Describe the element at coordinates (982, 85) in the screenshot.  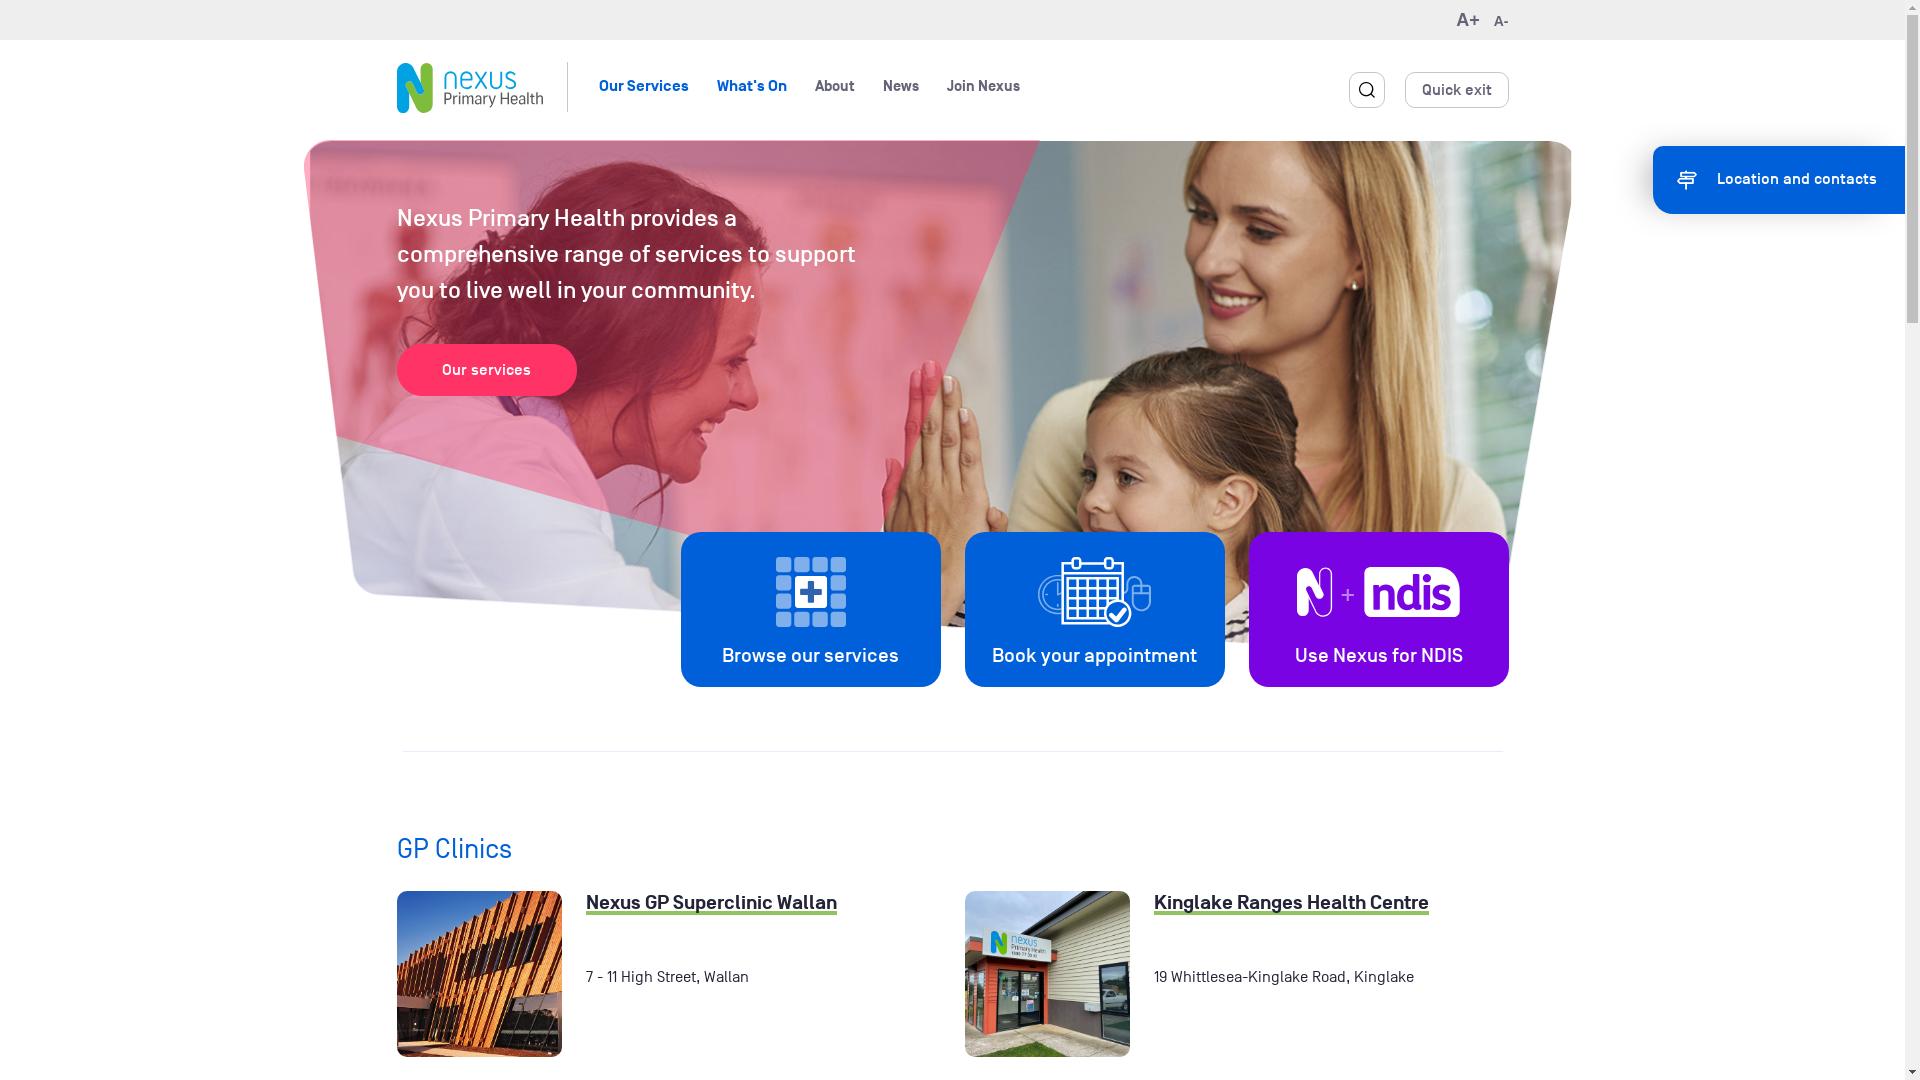
I see `'Join Nexus'` at that location.